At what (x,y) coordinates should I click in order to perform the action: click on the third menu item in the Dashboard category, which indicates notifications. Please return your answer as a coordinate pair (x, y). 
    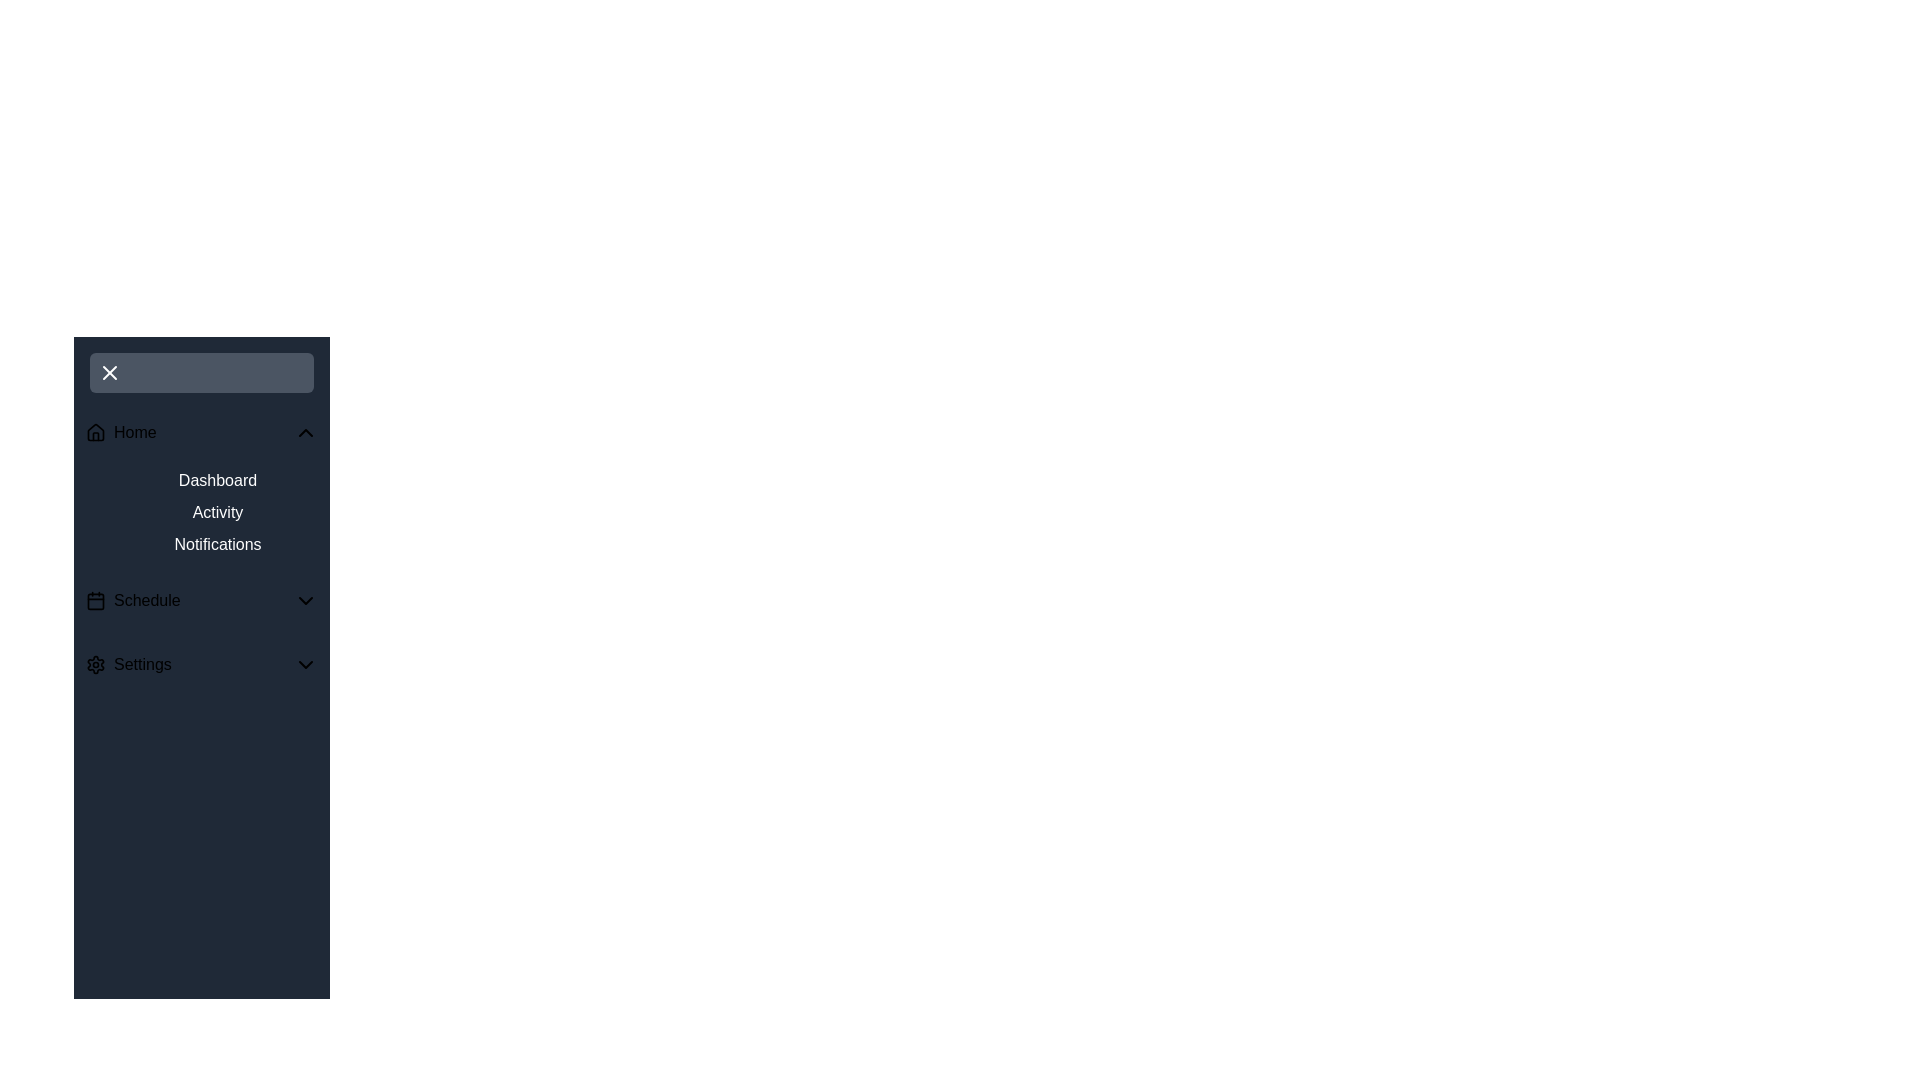
    Looking at the image, I should click on (217, 544).